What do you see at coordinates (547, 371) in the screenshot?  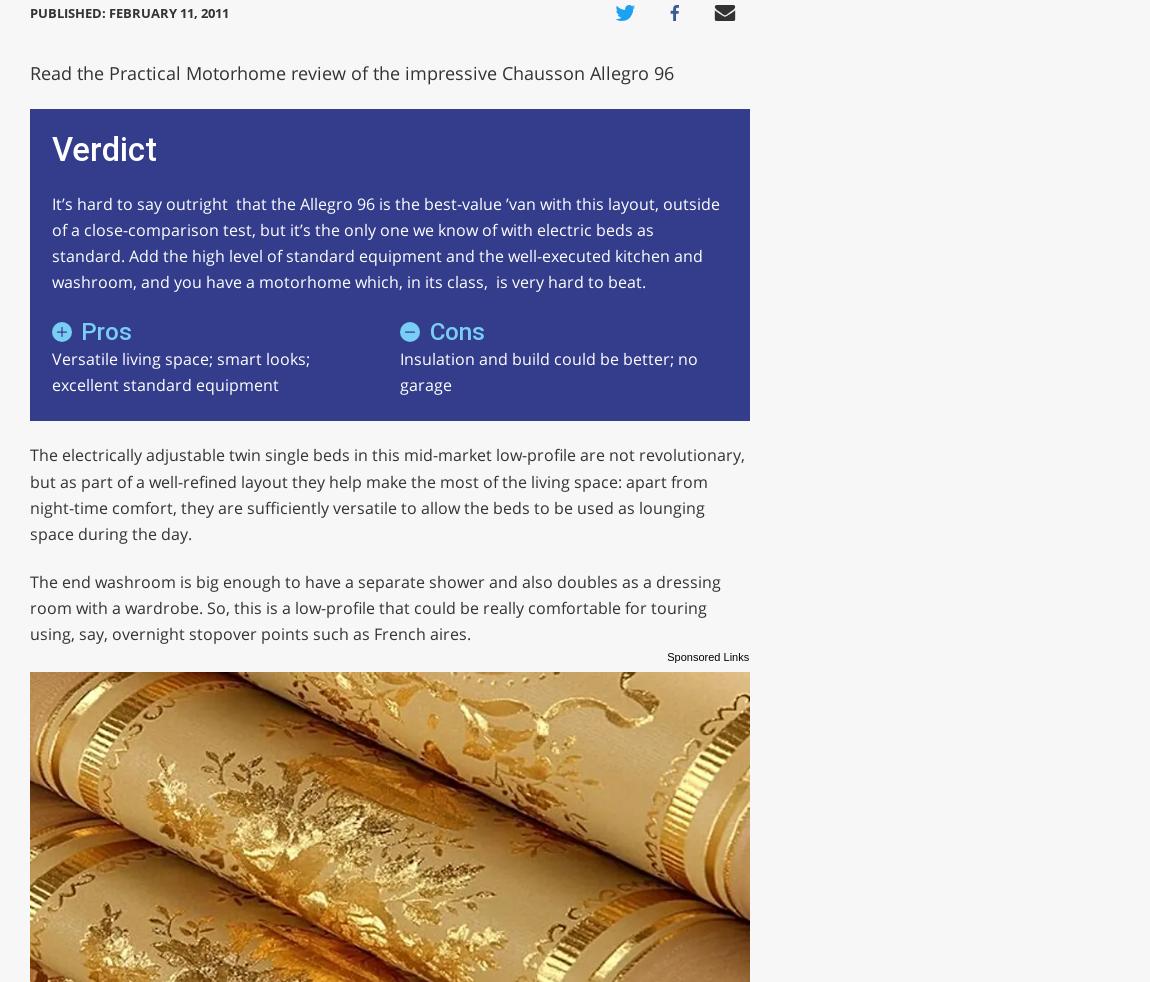 I see `'Insulation and build could be better; no garage'` at bounding box center [547, 371].